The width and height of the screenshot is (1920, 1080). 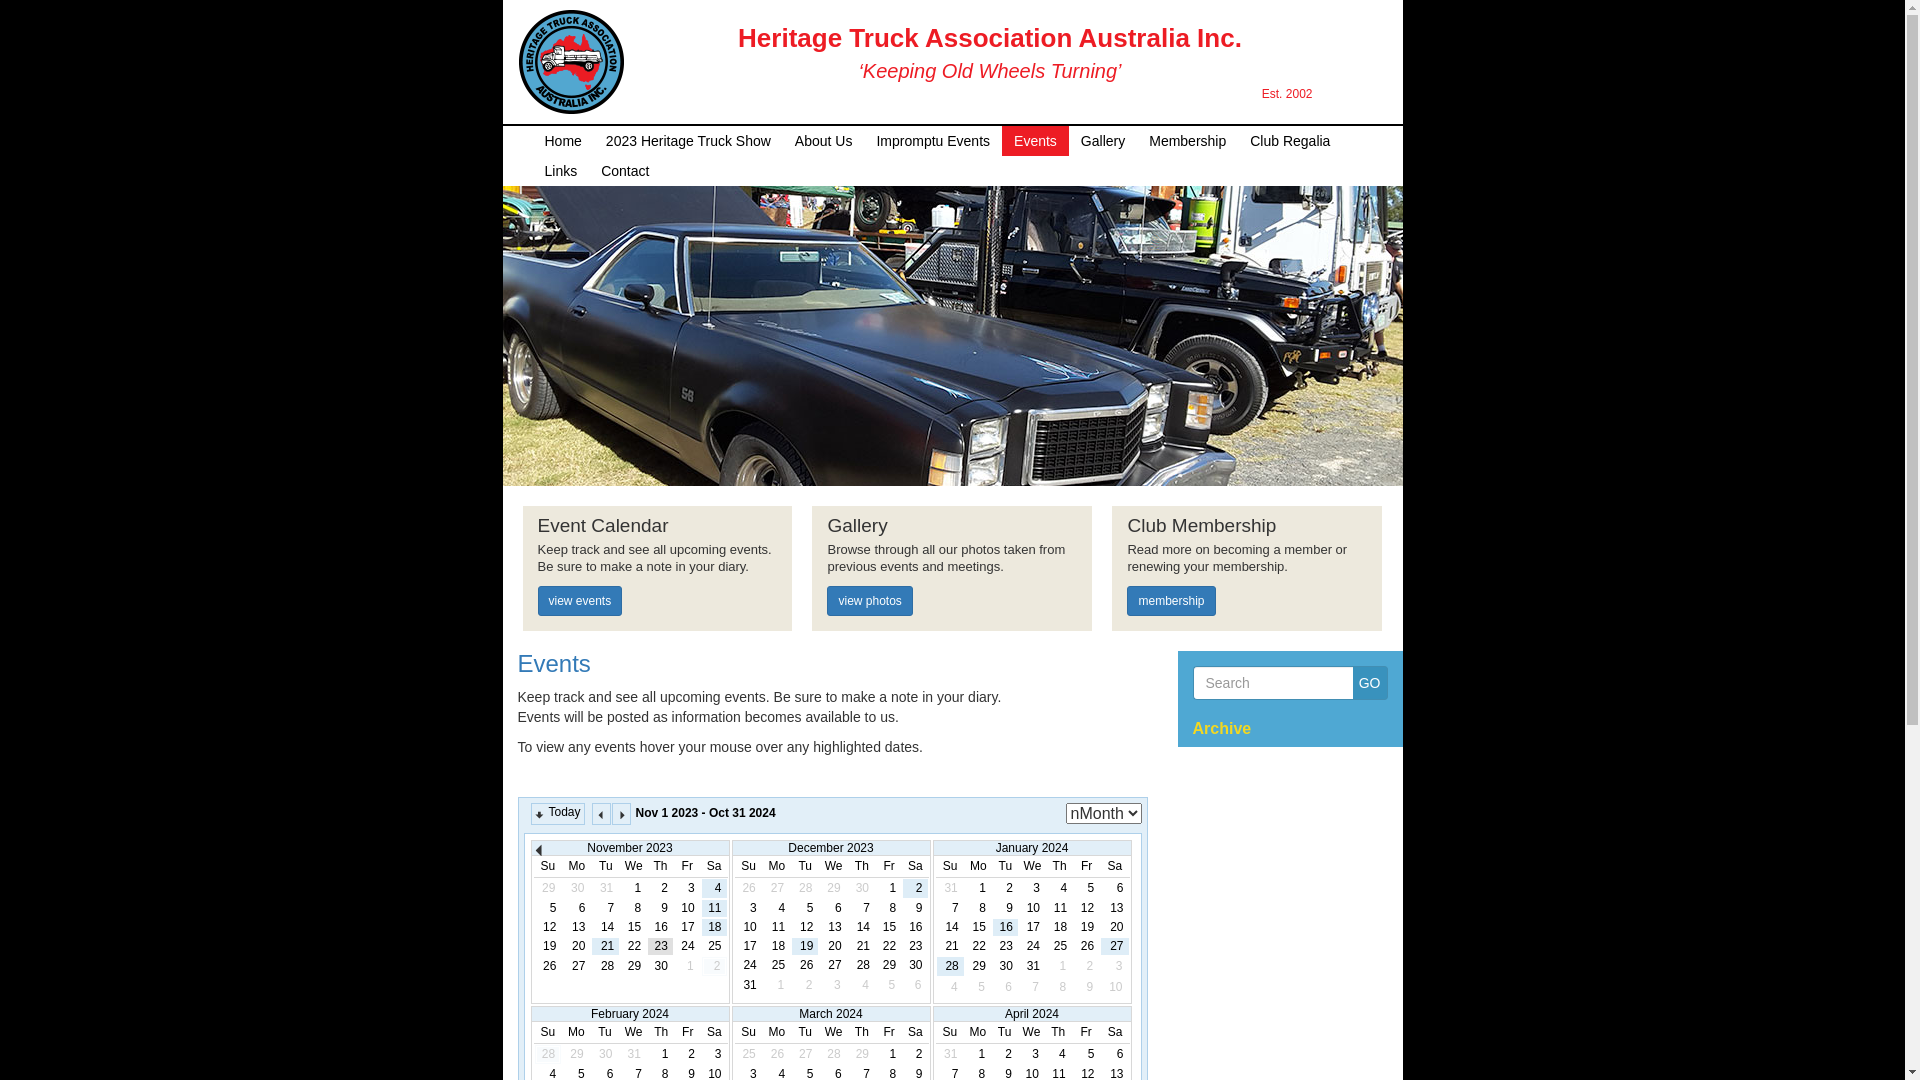 I want to click on '10', so click(x=734, y=927).